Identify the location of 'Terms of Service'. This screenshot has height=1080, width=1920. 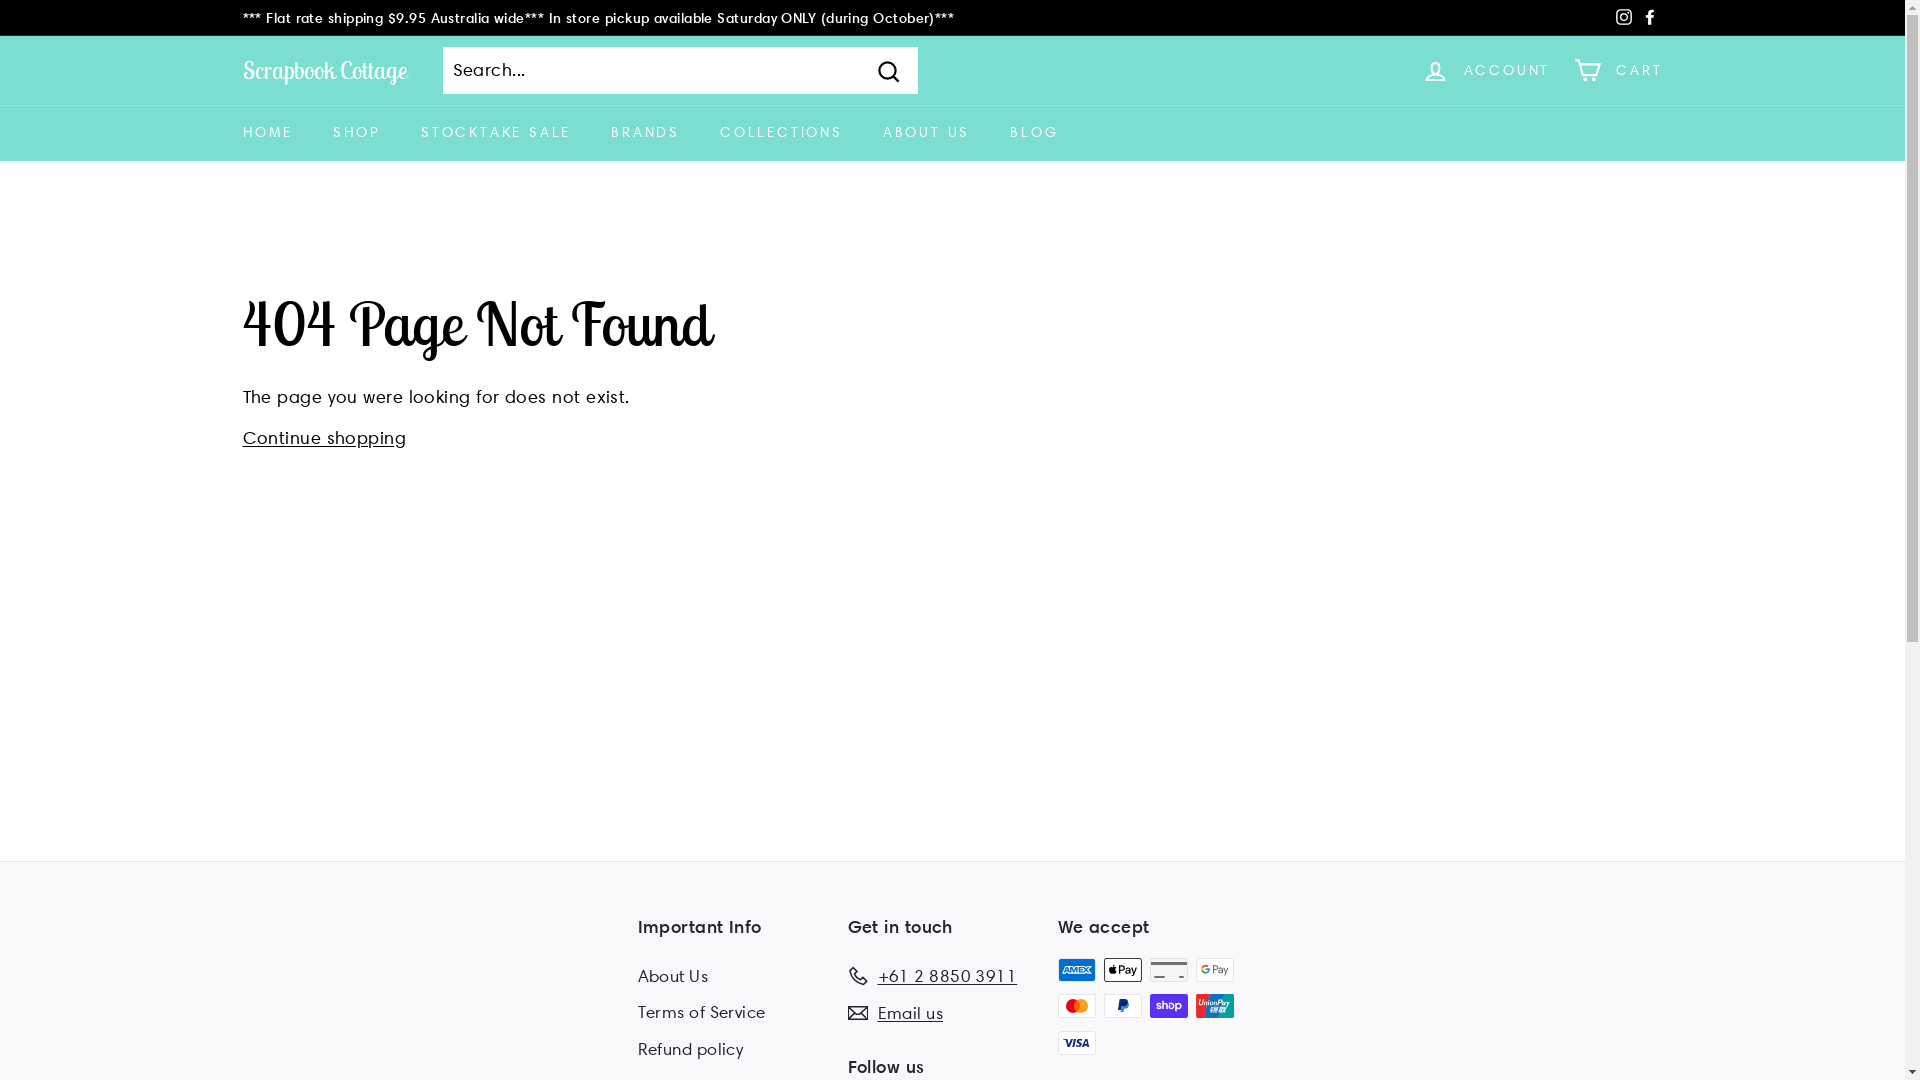
(701, 1012).